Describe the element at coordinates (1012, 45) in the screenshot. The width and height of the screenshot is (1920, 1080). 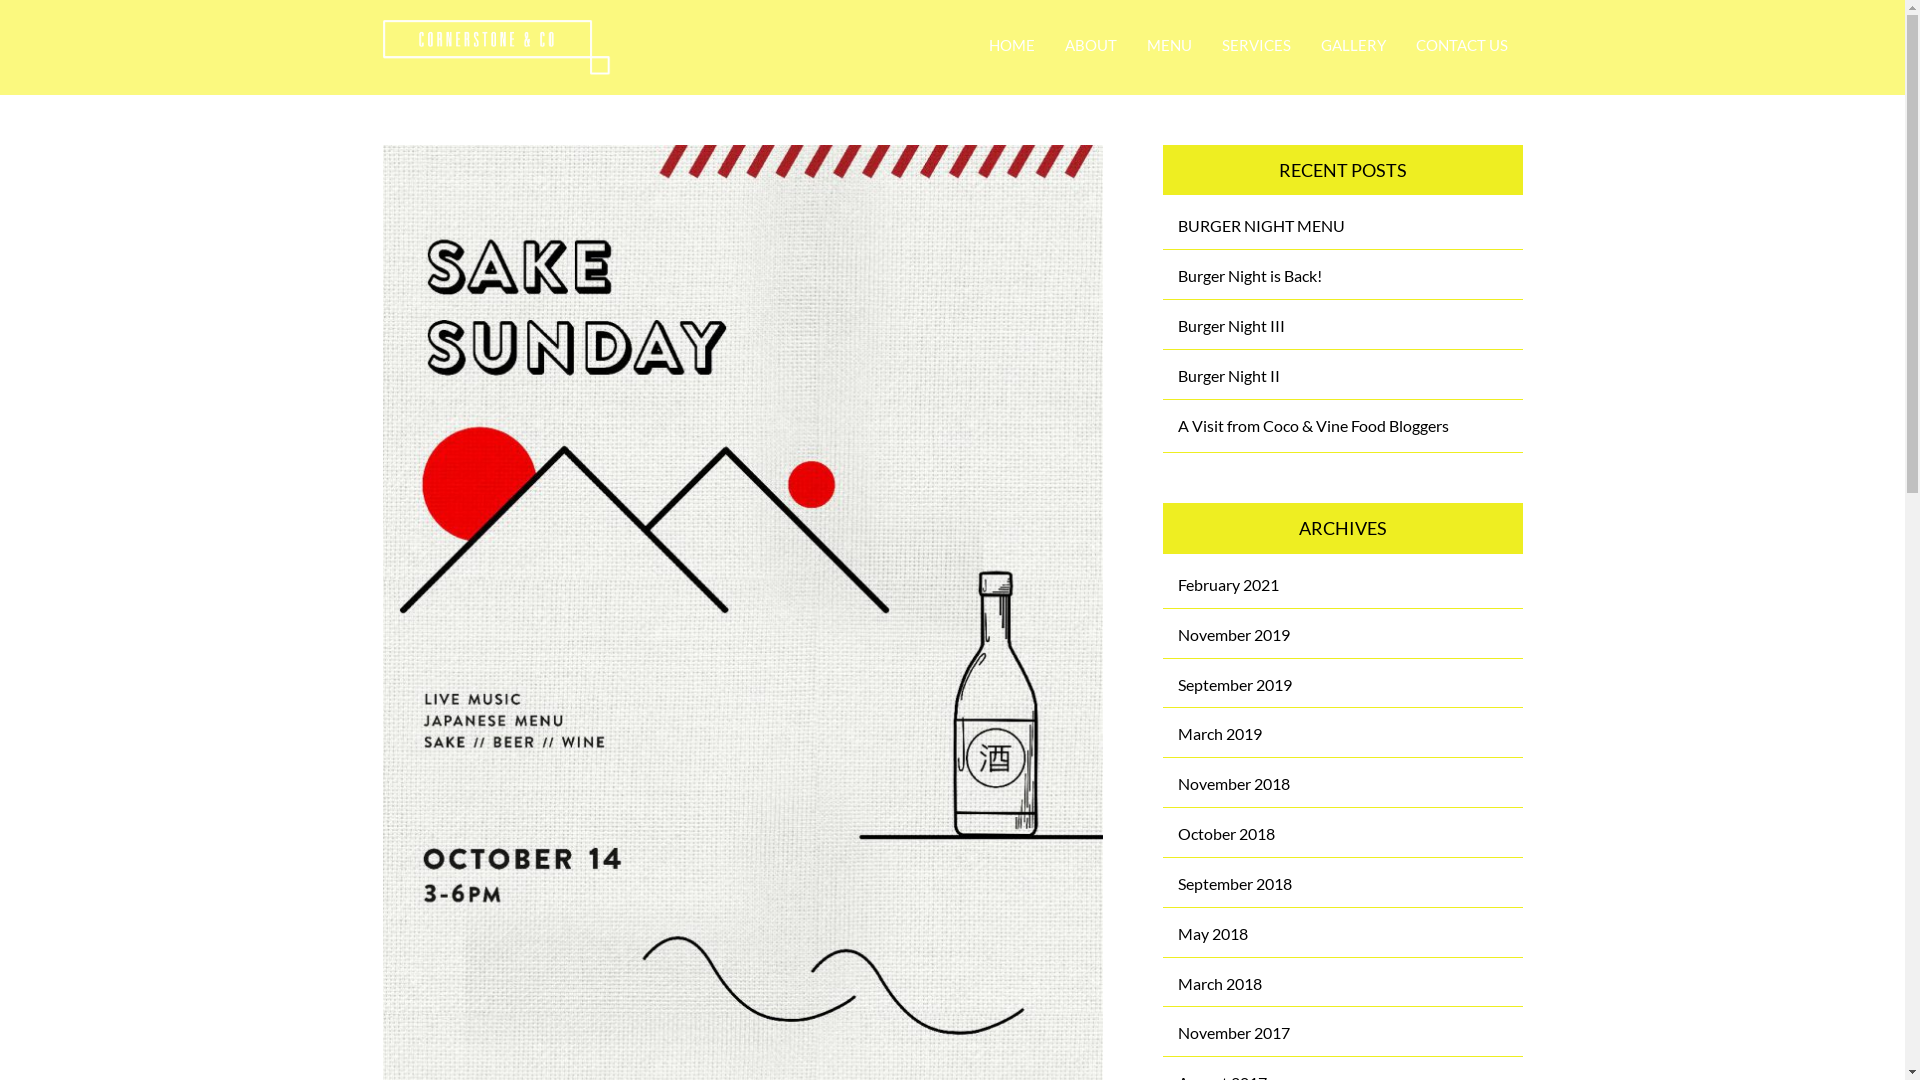
I see `'HOME'` at that location.